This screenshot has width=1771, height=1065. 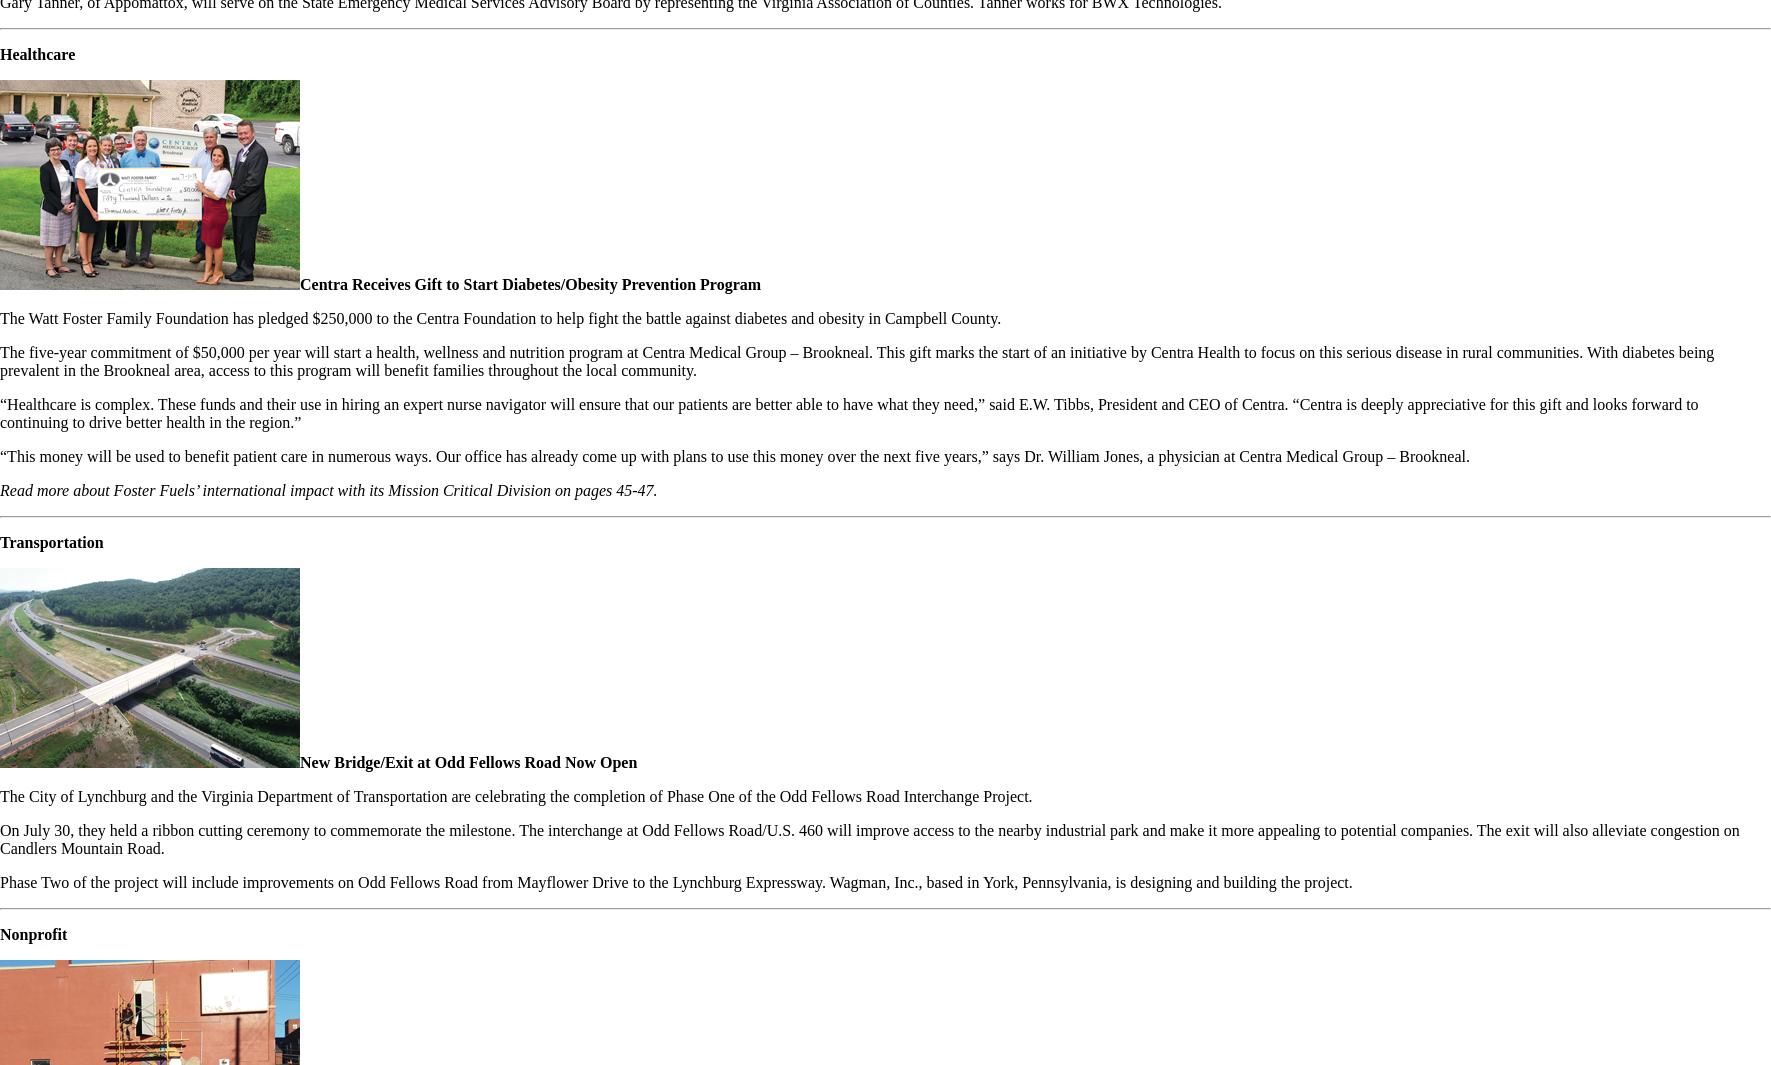 I want to click on 'Transportation', so click(x=50, y=542).